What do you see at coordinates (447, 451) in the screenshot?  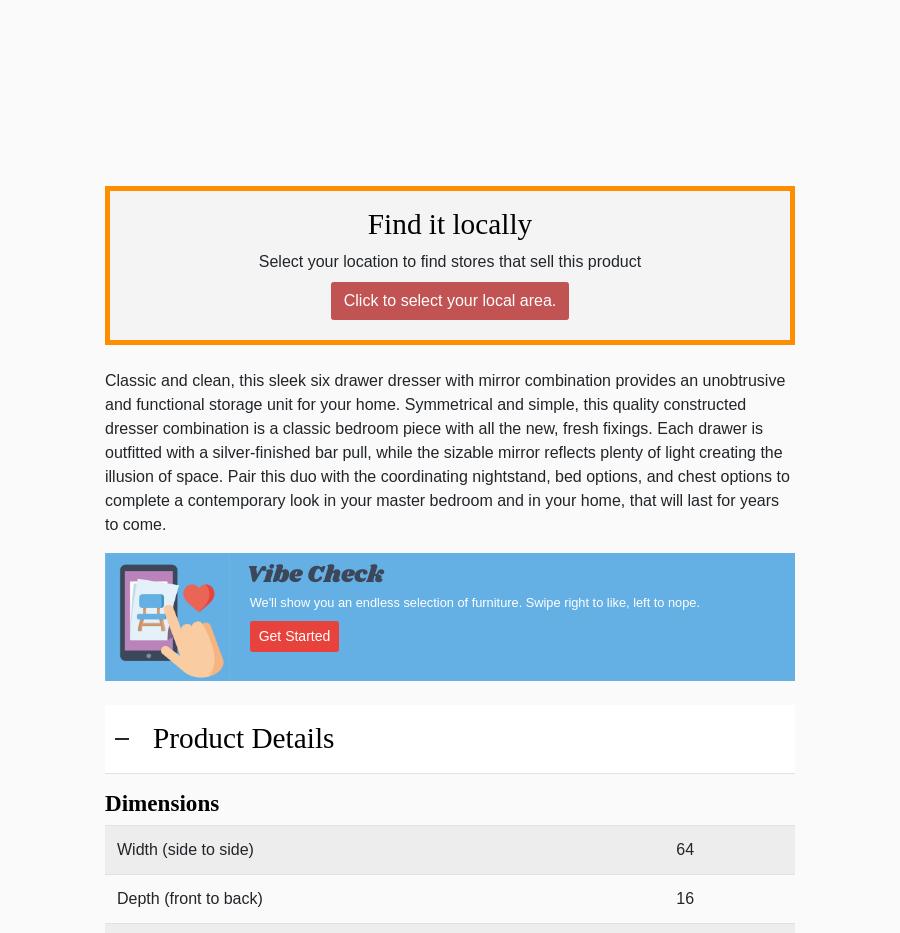 I see `'Classic and clean, this sleek six drawer dresser with mirror combination provides an unobtrusive and functional storage unit for your home. Symmetrical and simple, this quality constructed dresser combination is a classic bedroom piece with all the new, fresh fixings. Each drawer is outfitted with a silver-finished bar pull, while the sizable mirror reflects plenty of light creating the illusion of space. Pair this duo with the coordinating nightstand, bed options, and chest options to complete a contemporary look in your master bedroom and in your home, that will last for years to come.'` at bounding box center [447, 451].